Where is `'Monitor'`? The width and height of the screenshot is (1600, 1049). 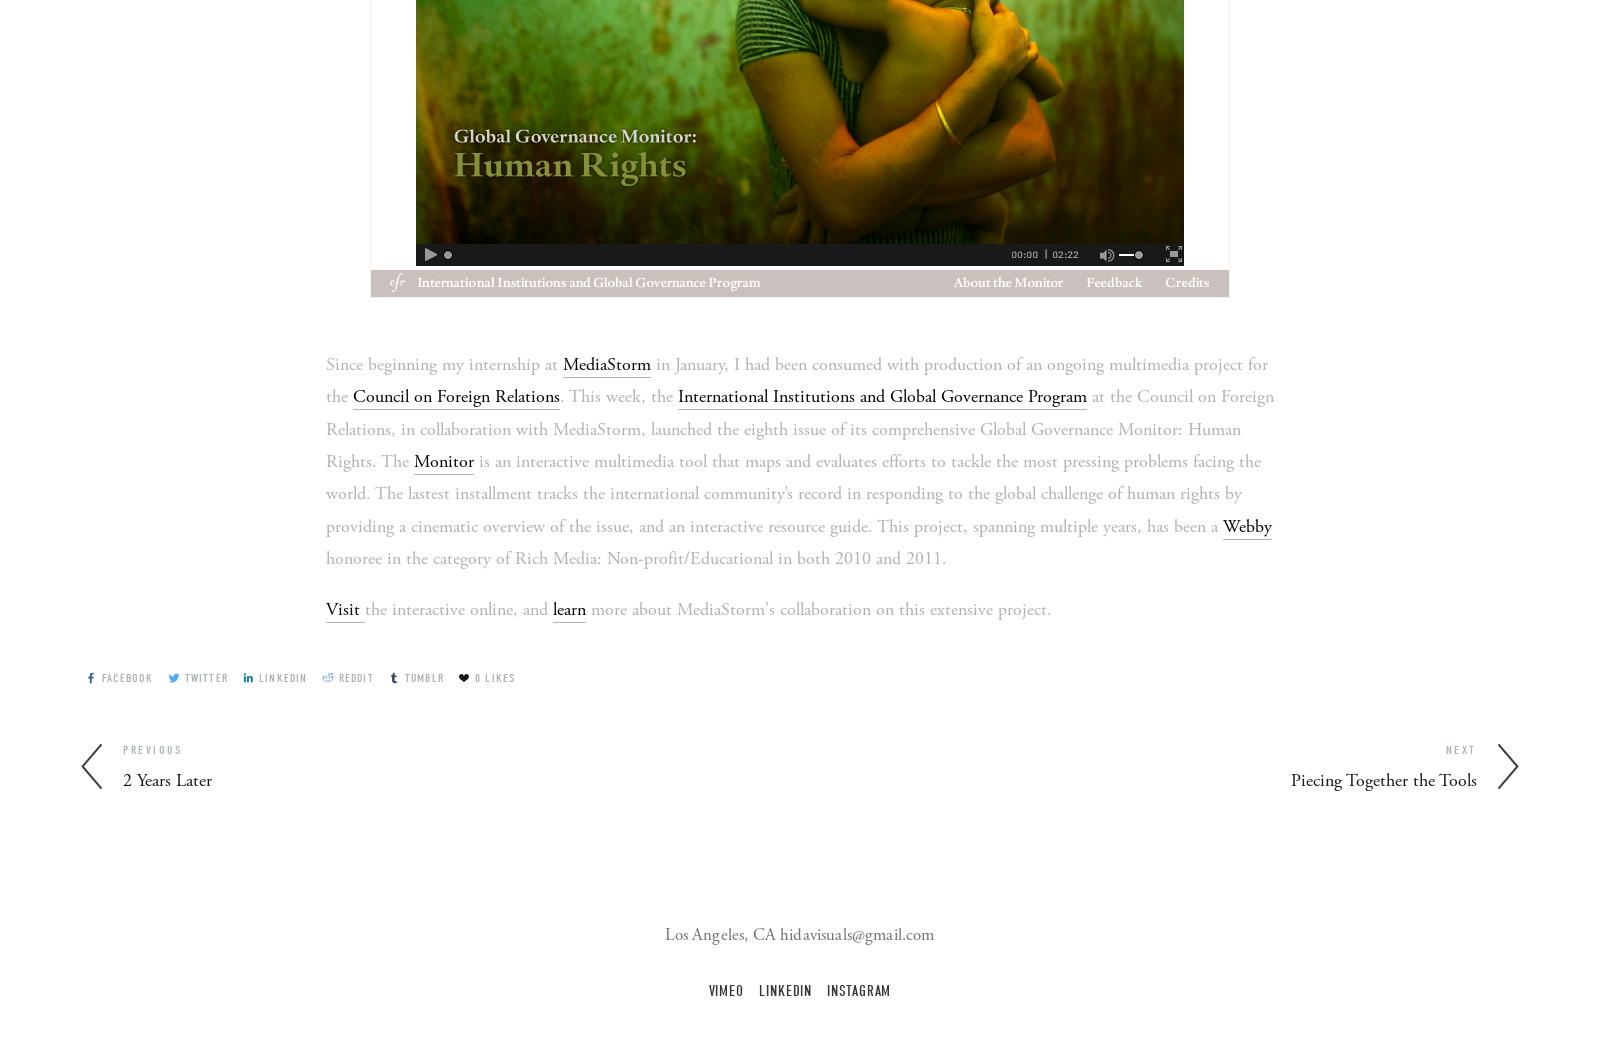 'Monitor' is located at coordinates (442, 461).